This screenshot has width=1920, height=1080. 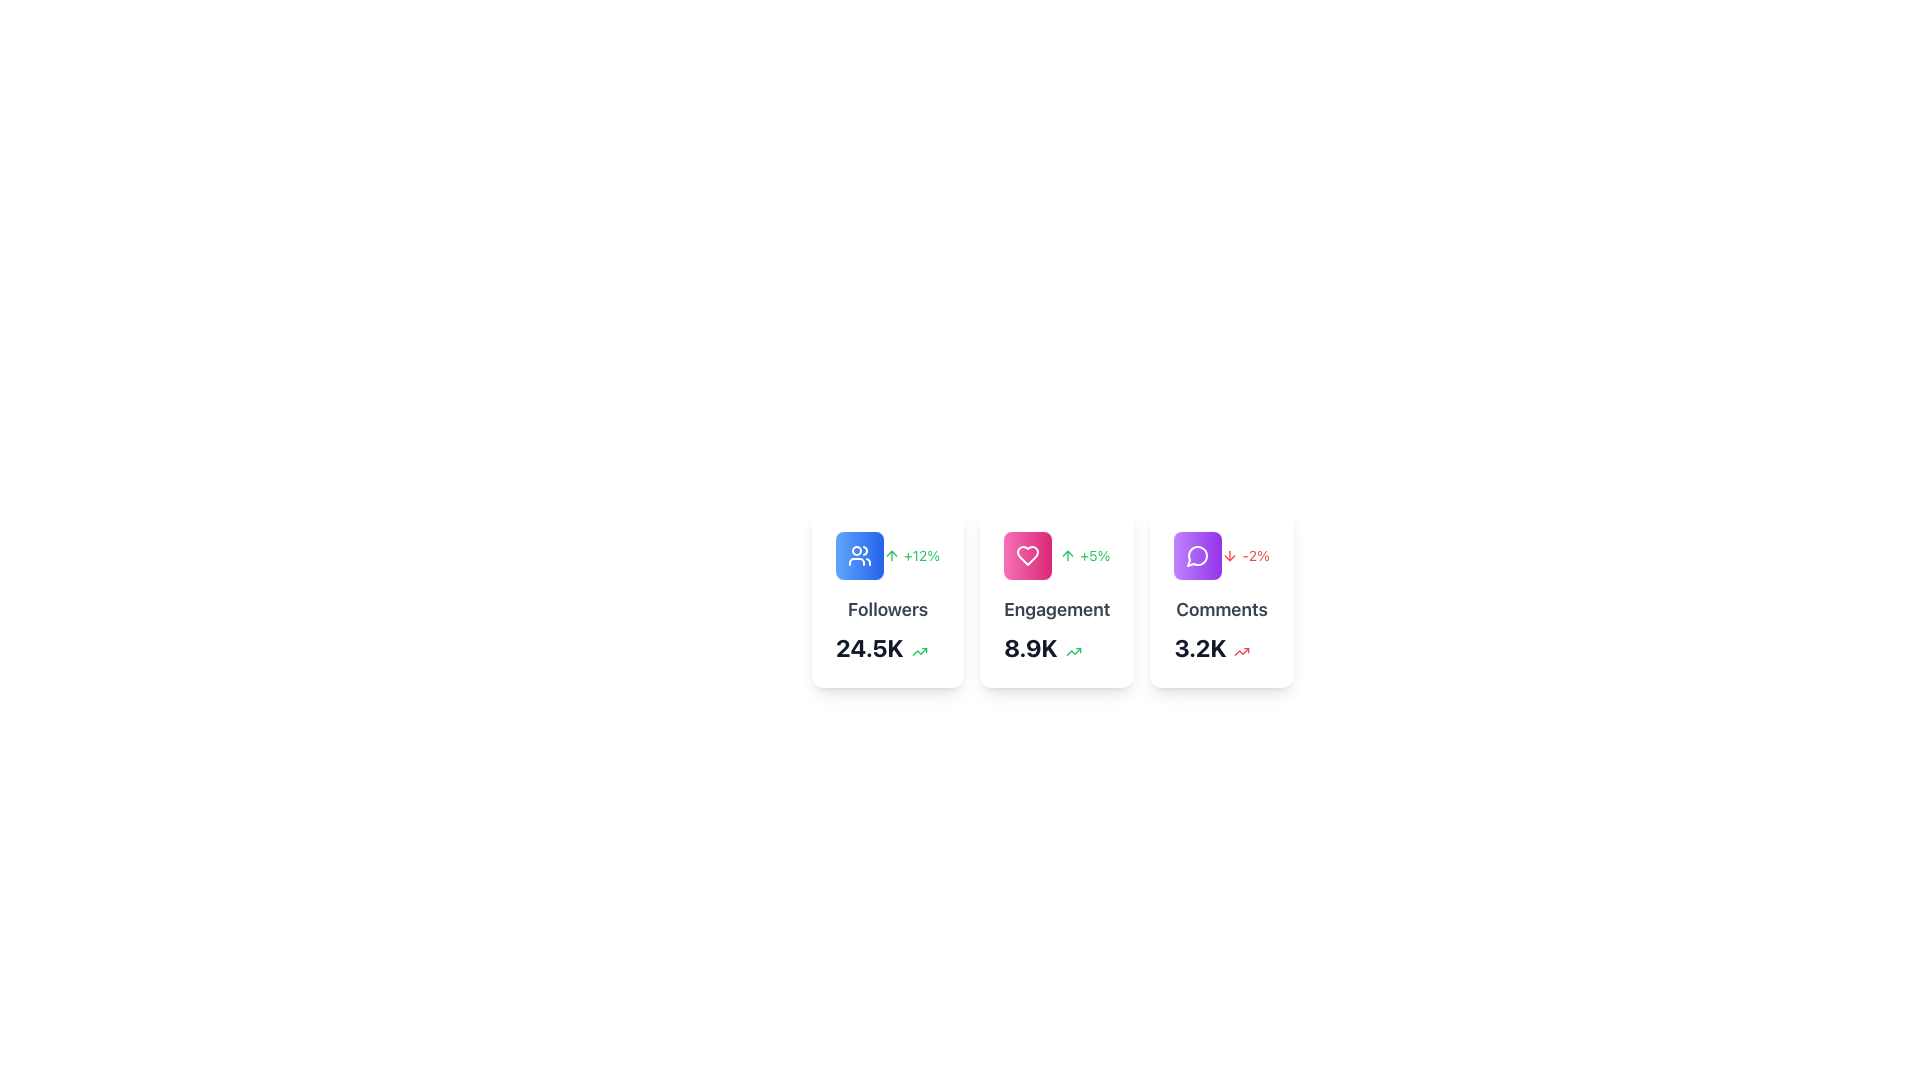 I want to click on the bold, large-sized text label '8.9K' displayed in dark gray, which is positioned below the 'Engagement' label with a pink icon above it, so click(x=1030, y=648).